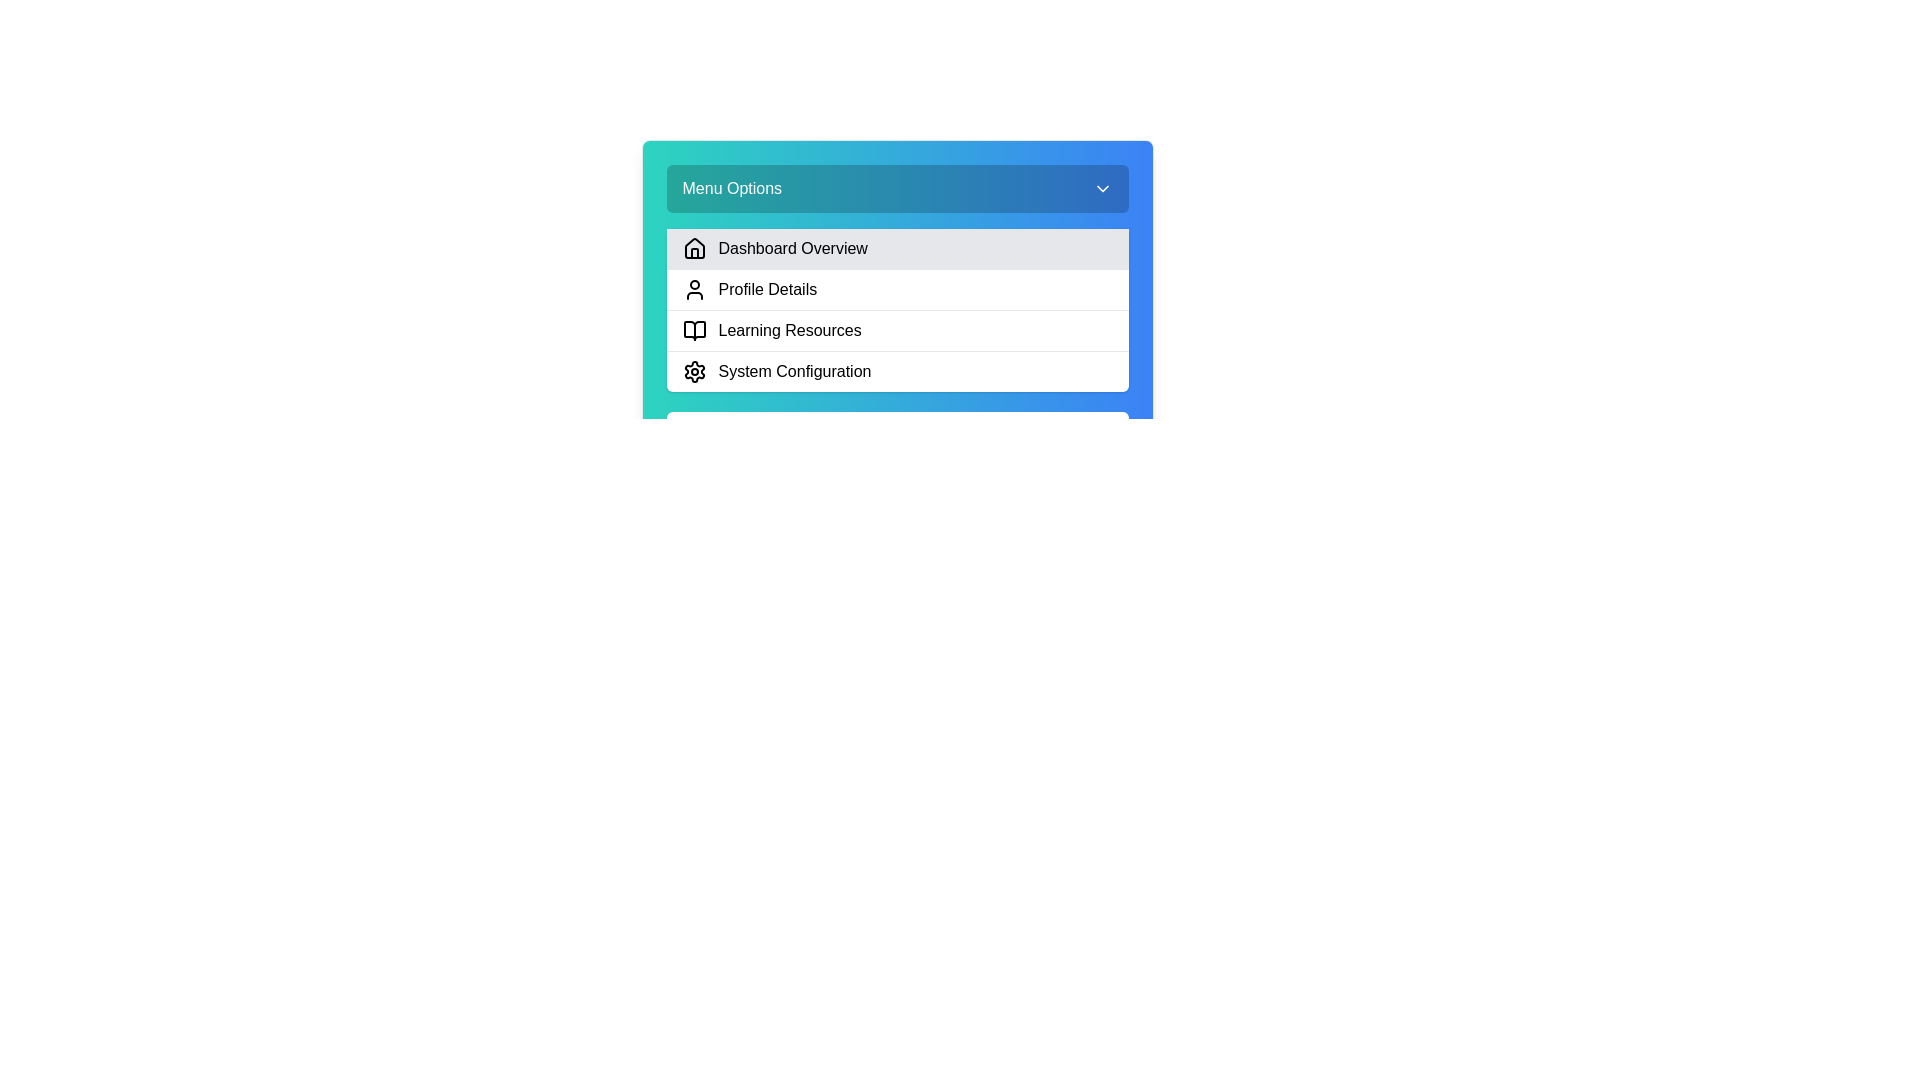  Describe the element at coordinates (694, 371) in the screenshot. I see `the gear icon with a simple line-art design located to the left of the 'System Configuration' text label in the menu entry` at that location.